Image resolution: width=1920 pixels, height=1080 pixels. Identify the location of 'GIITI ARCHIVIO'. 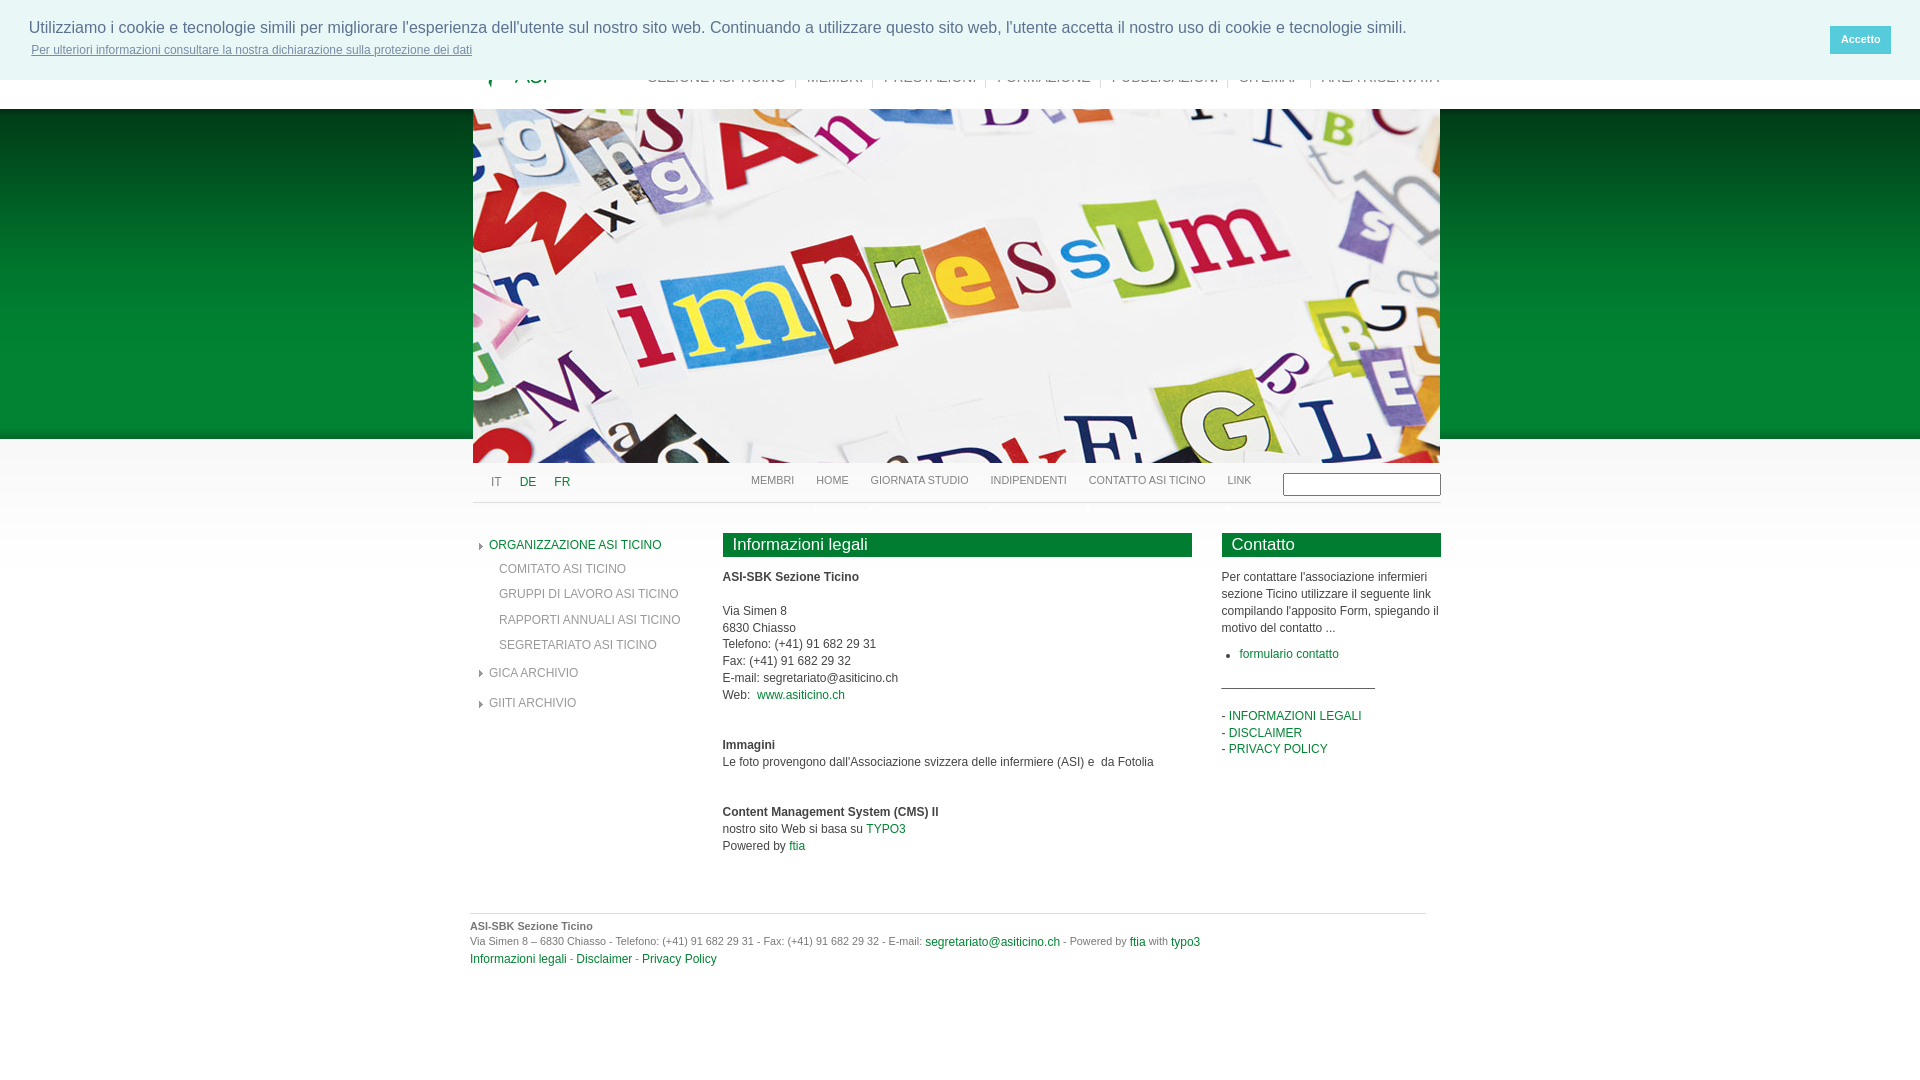
(532, 701).